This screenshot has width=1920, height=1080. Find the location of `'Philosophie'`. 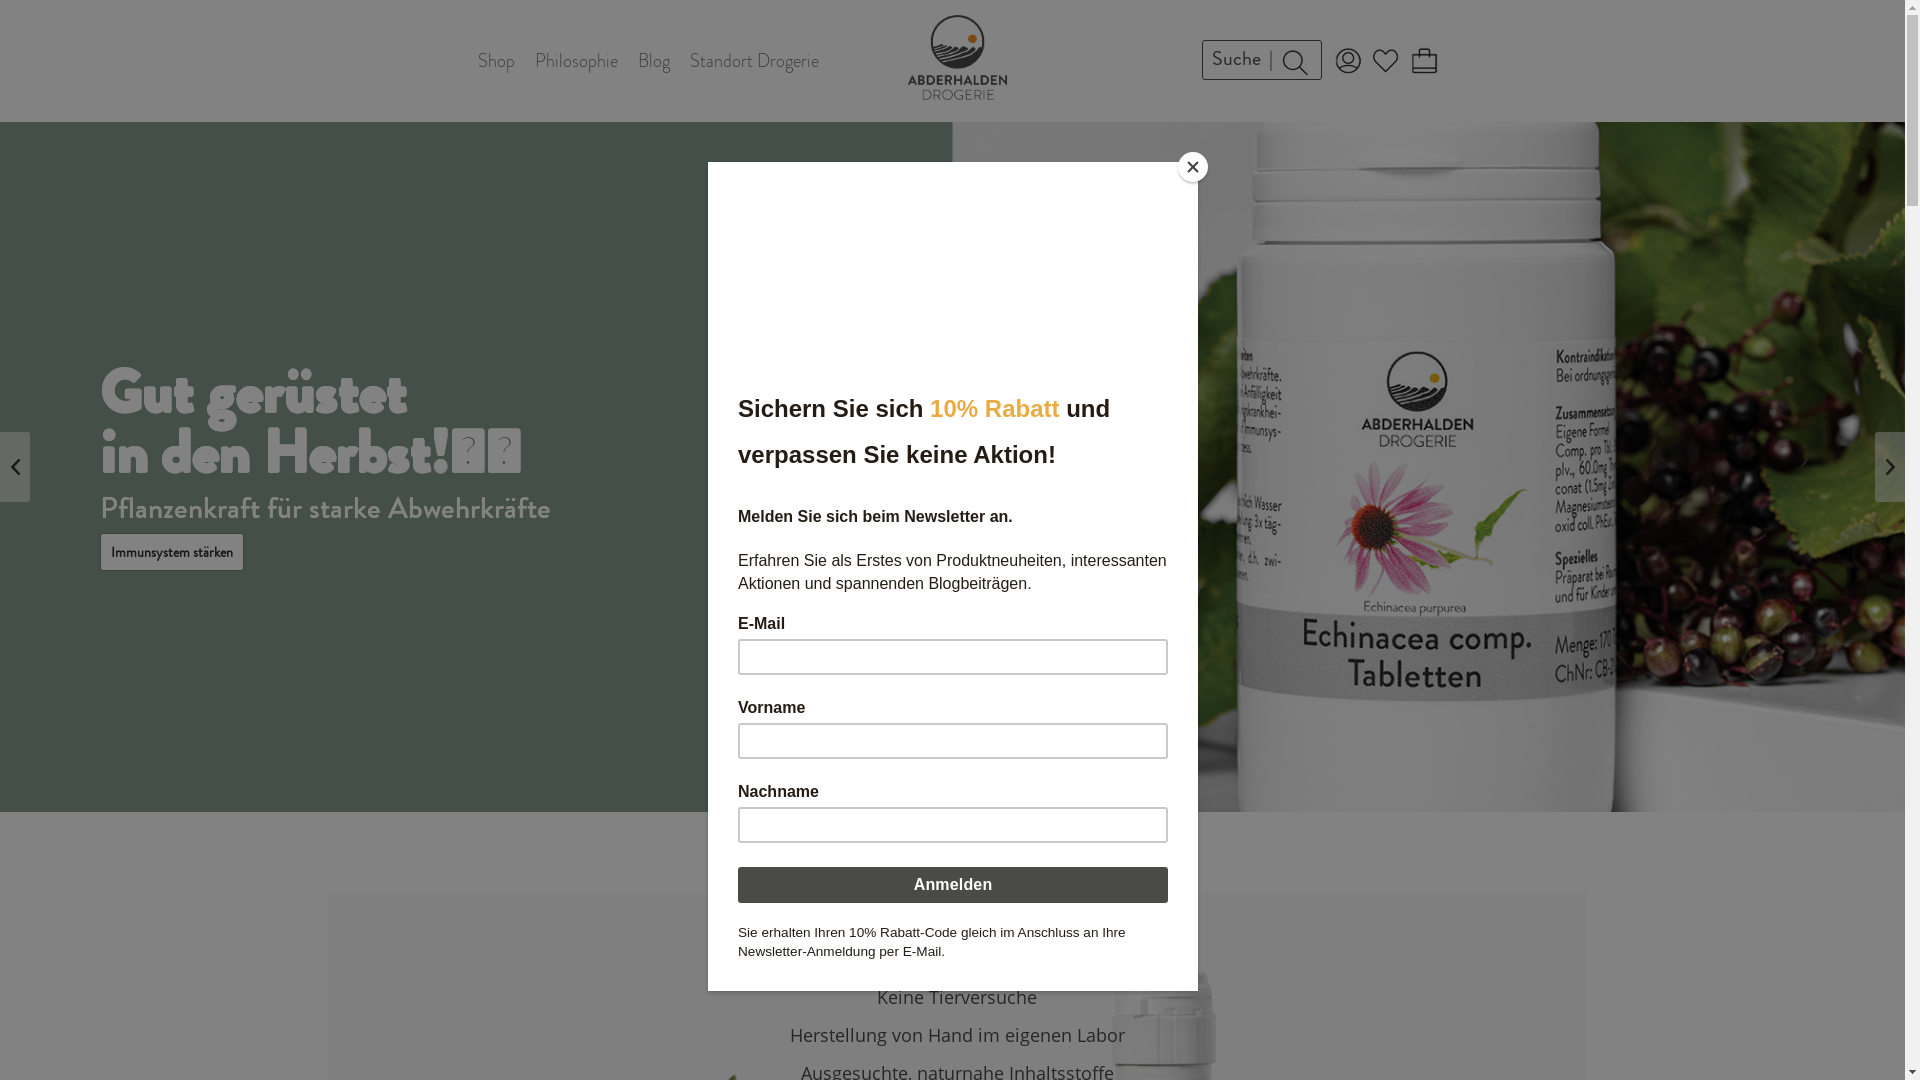

'Philosophie' is located at coordinates (574, 60).